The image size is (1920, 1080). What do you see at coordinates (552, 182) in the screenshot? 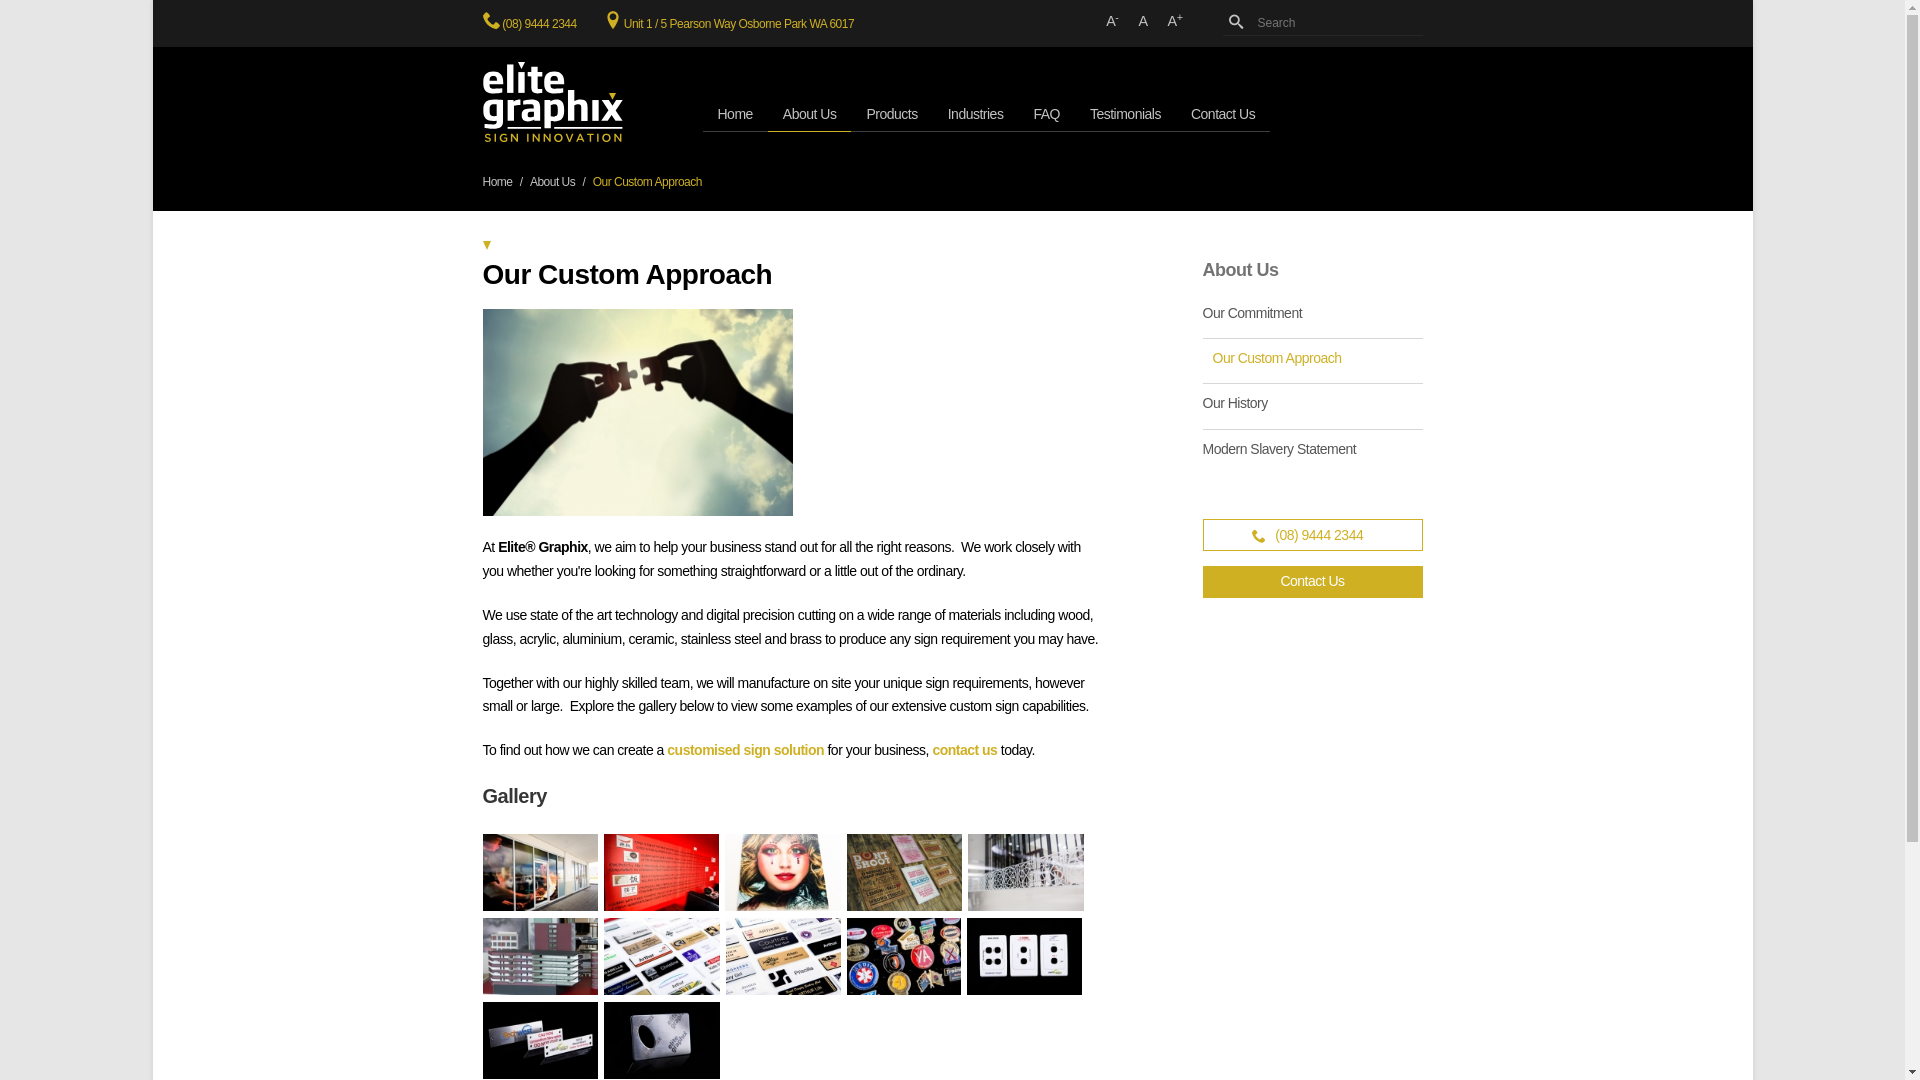
I see `'About Us'` at bounding box center [552, 182].